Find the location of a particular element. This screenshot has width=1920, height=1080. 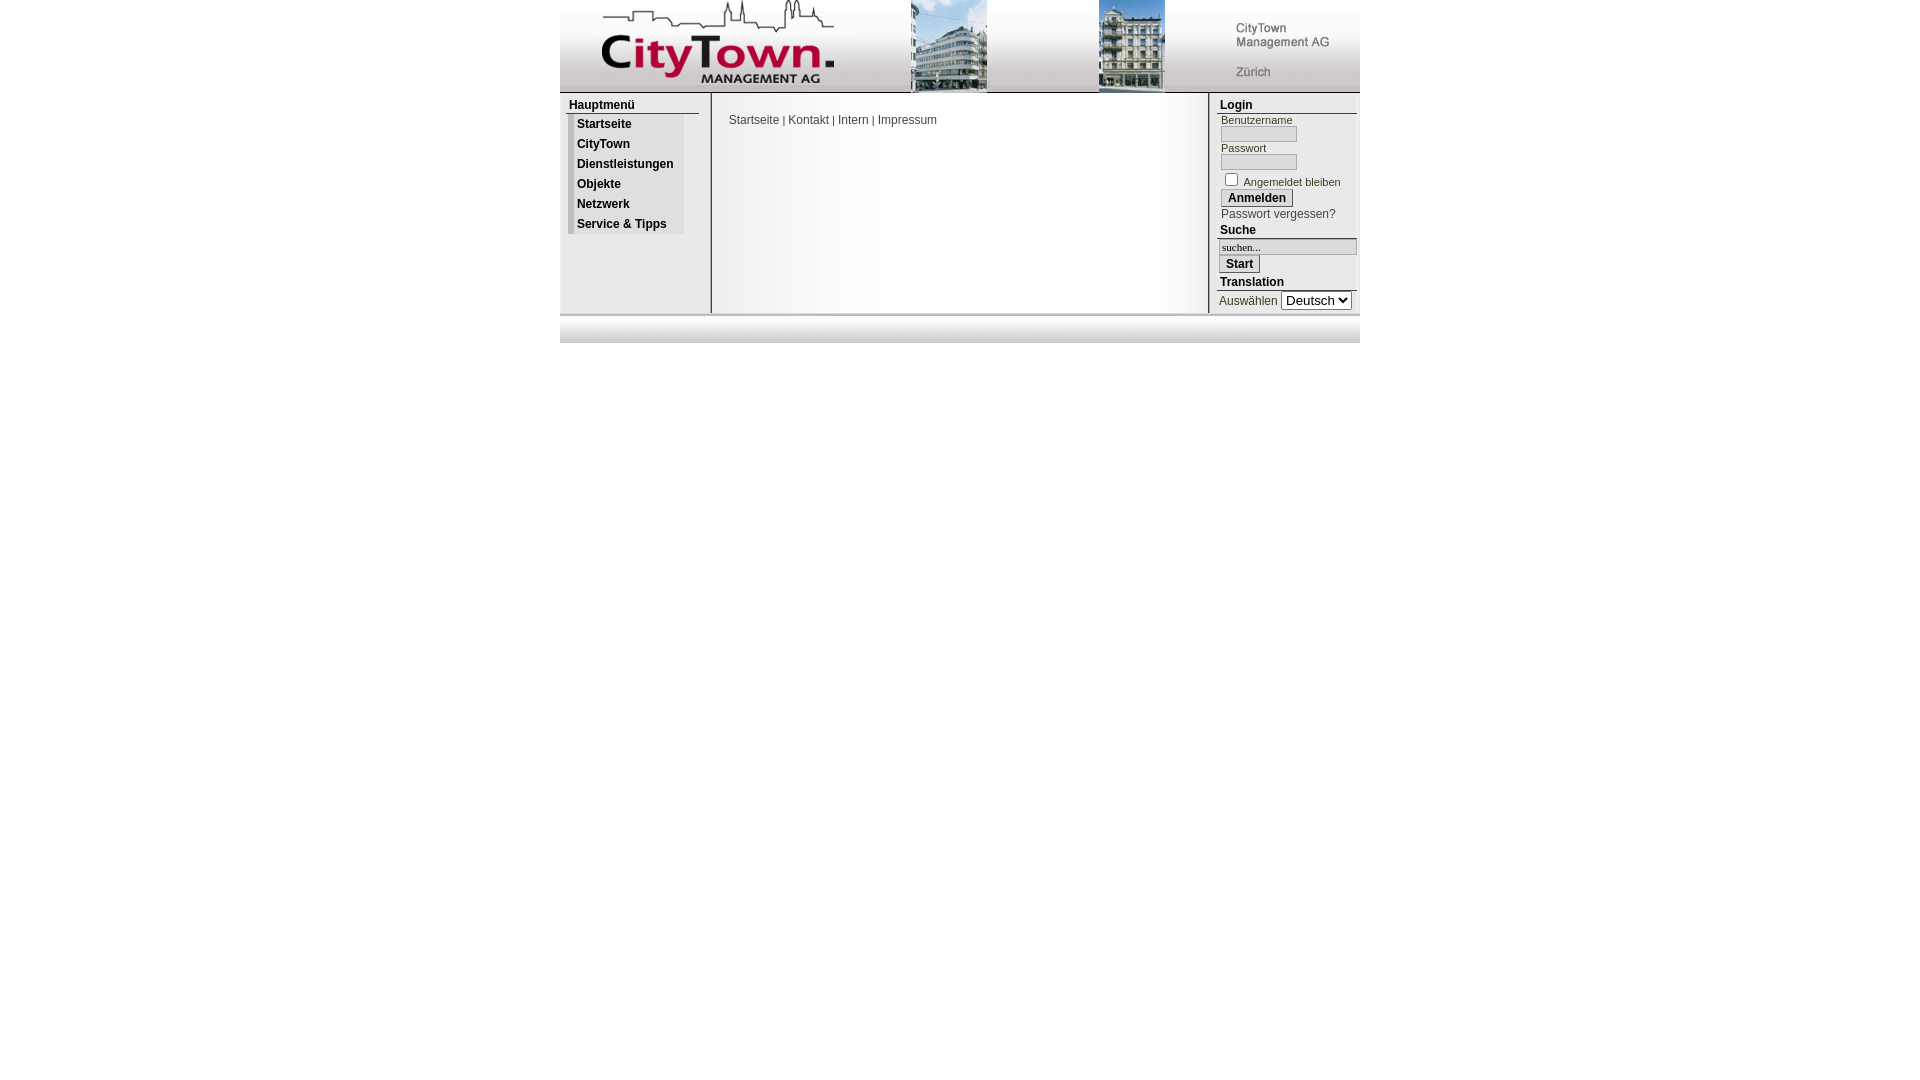

'CityTown' is located at coordinates (566, 142).